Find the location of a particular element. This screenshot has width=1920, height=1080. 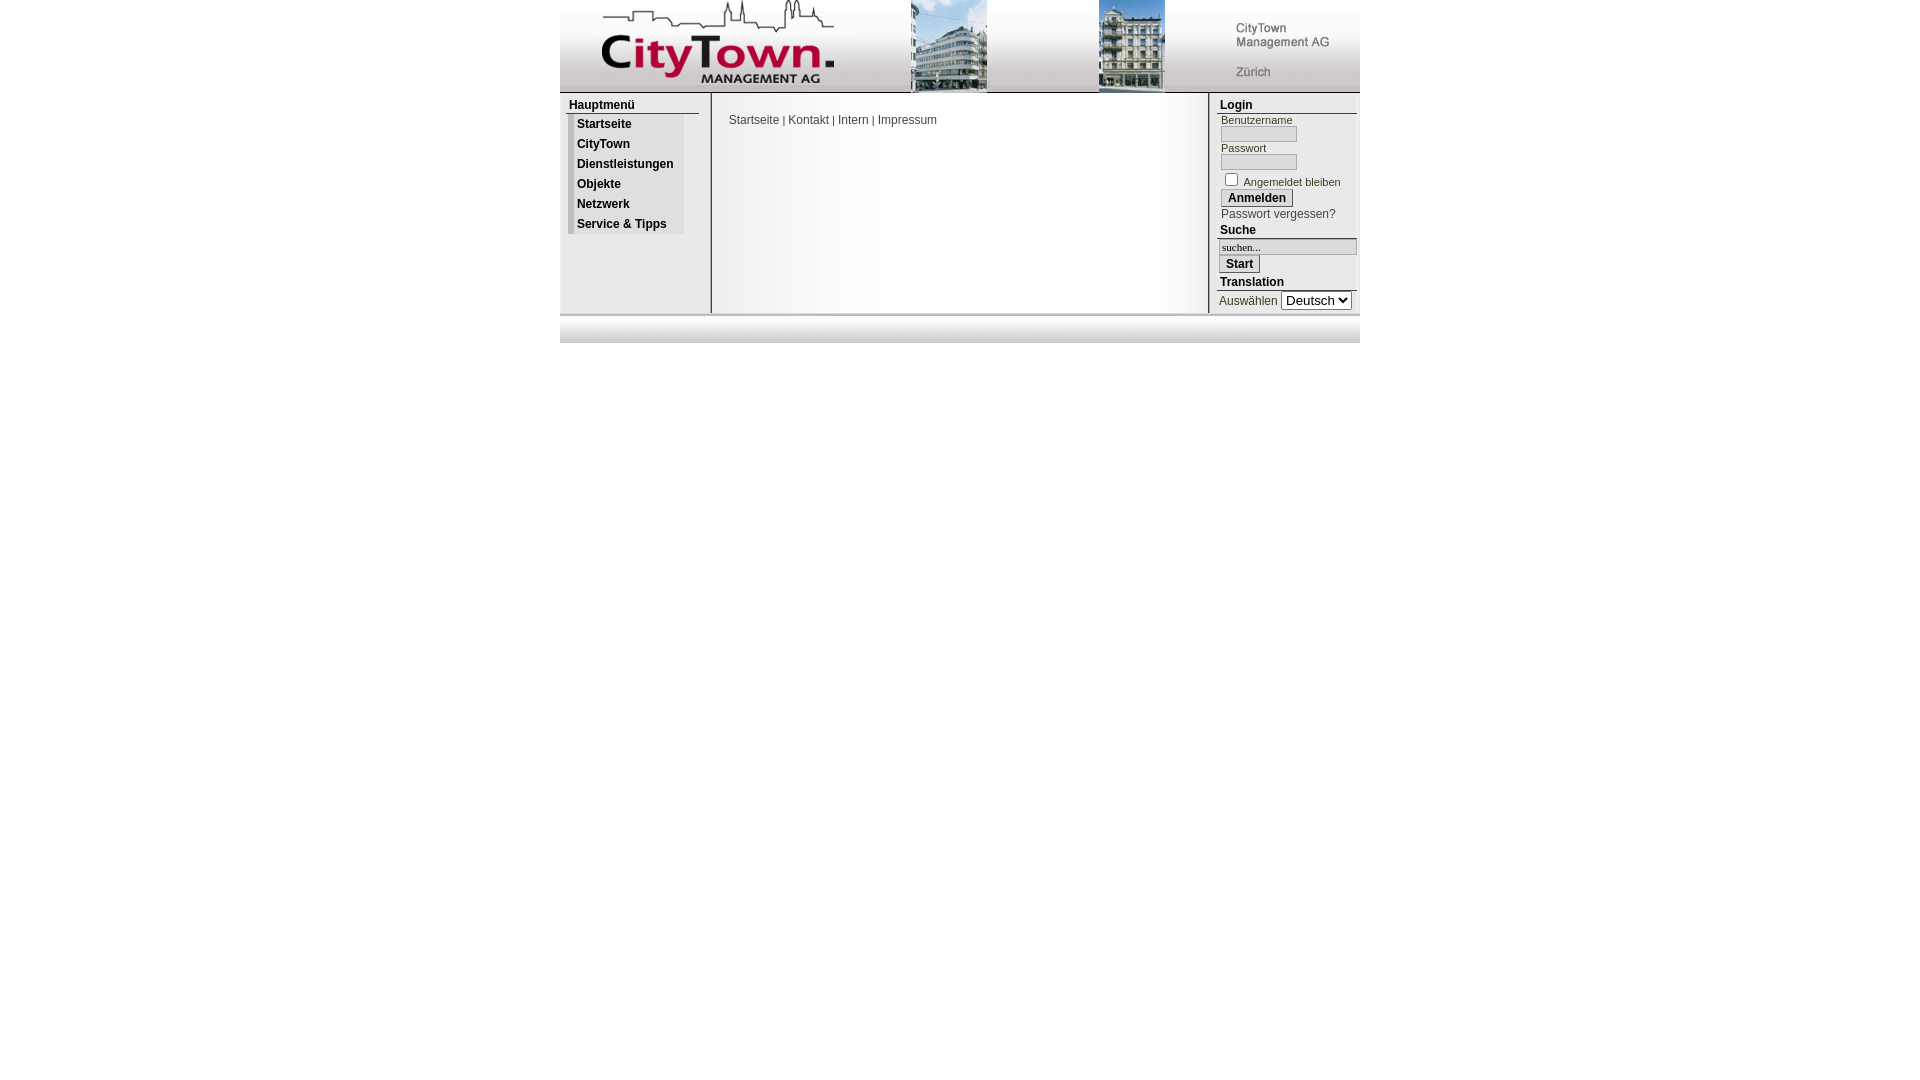

'CityTown' is located at coordinates (566, 142).